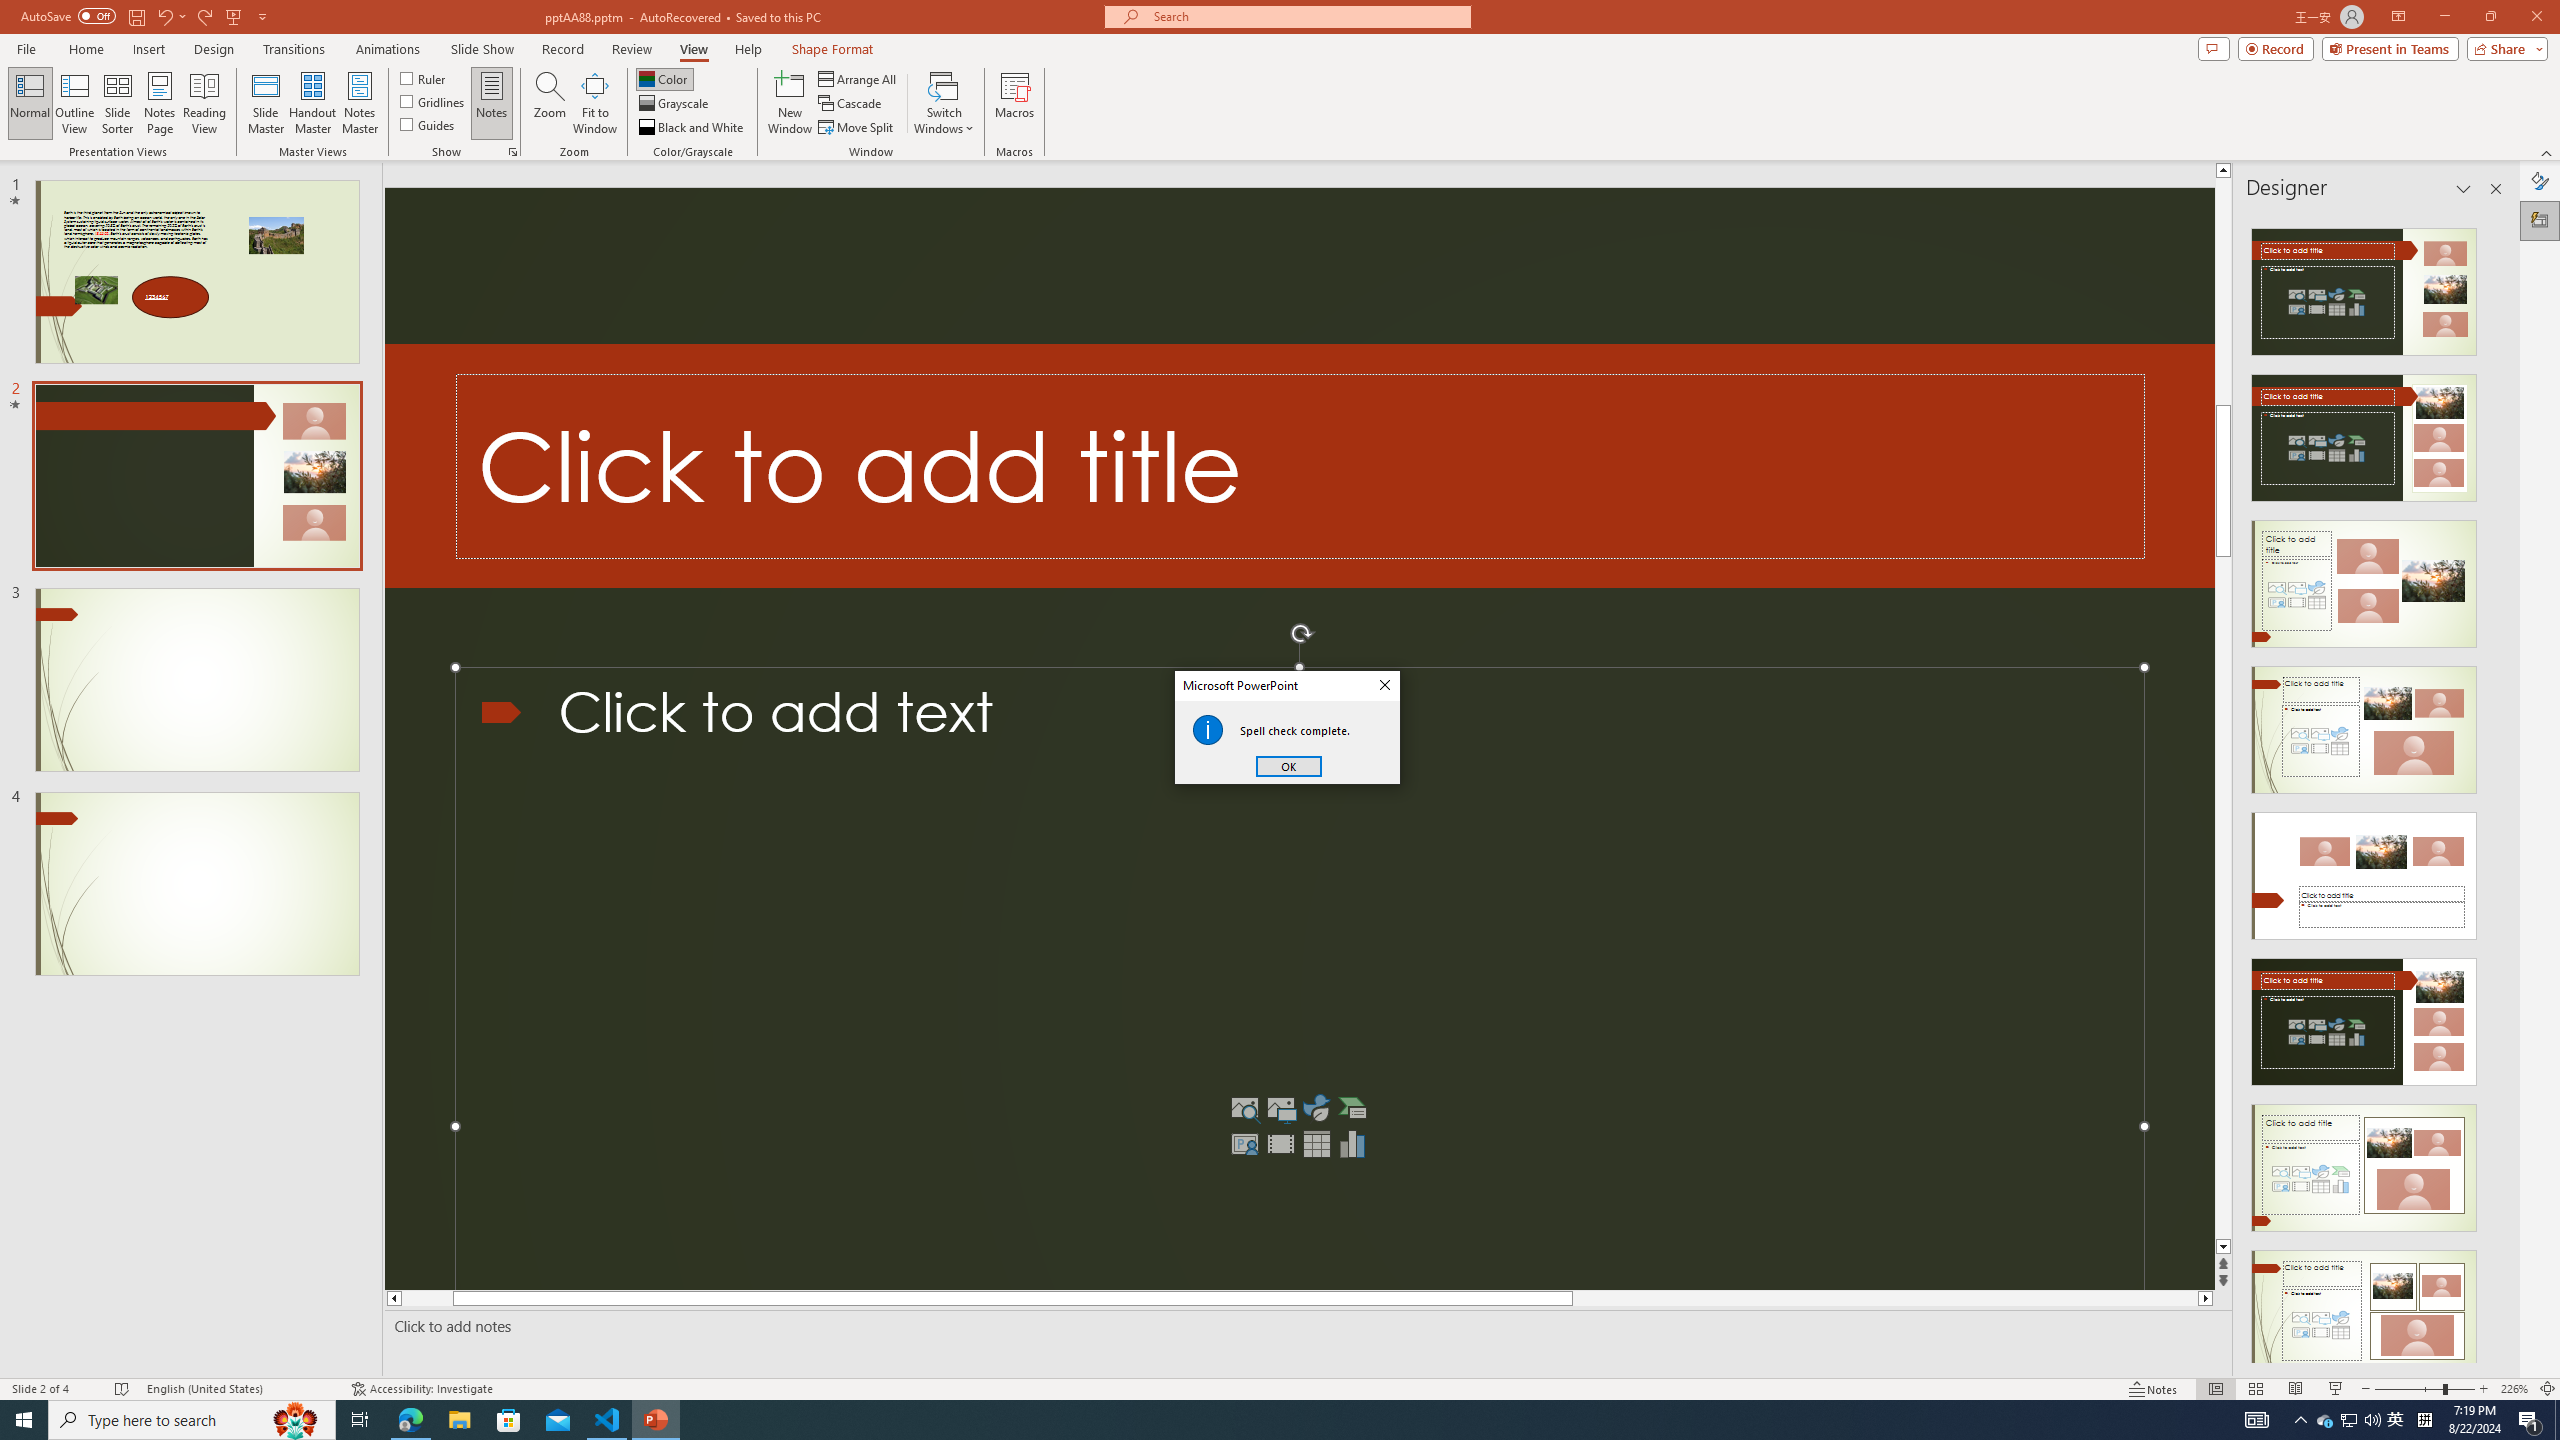  Describe the element at coordinates (2364, 284) in the screenshot. I see `'Recommended Design: Design Idea'` at that location.